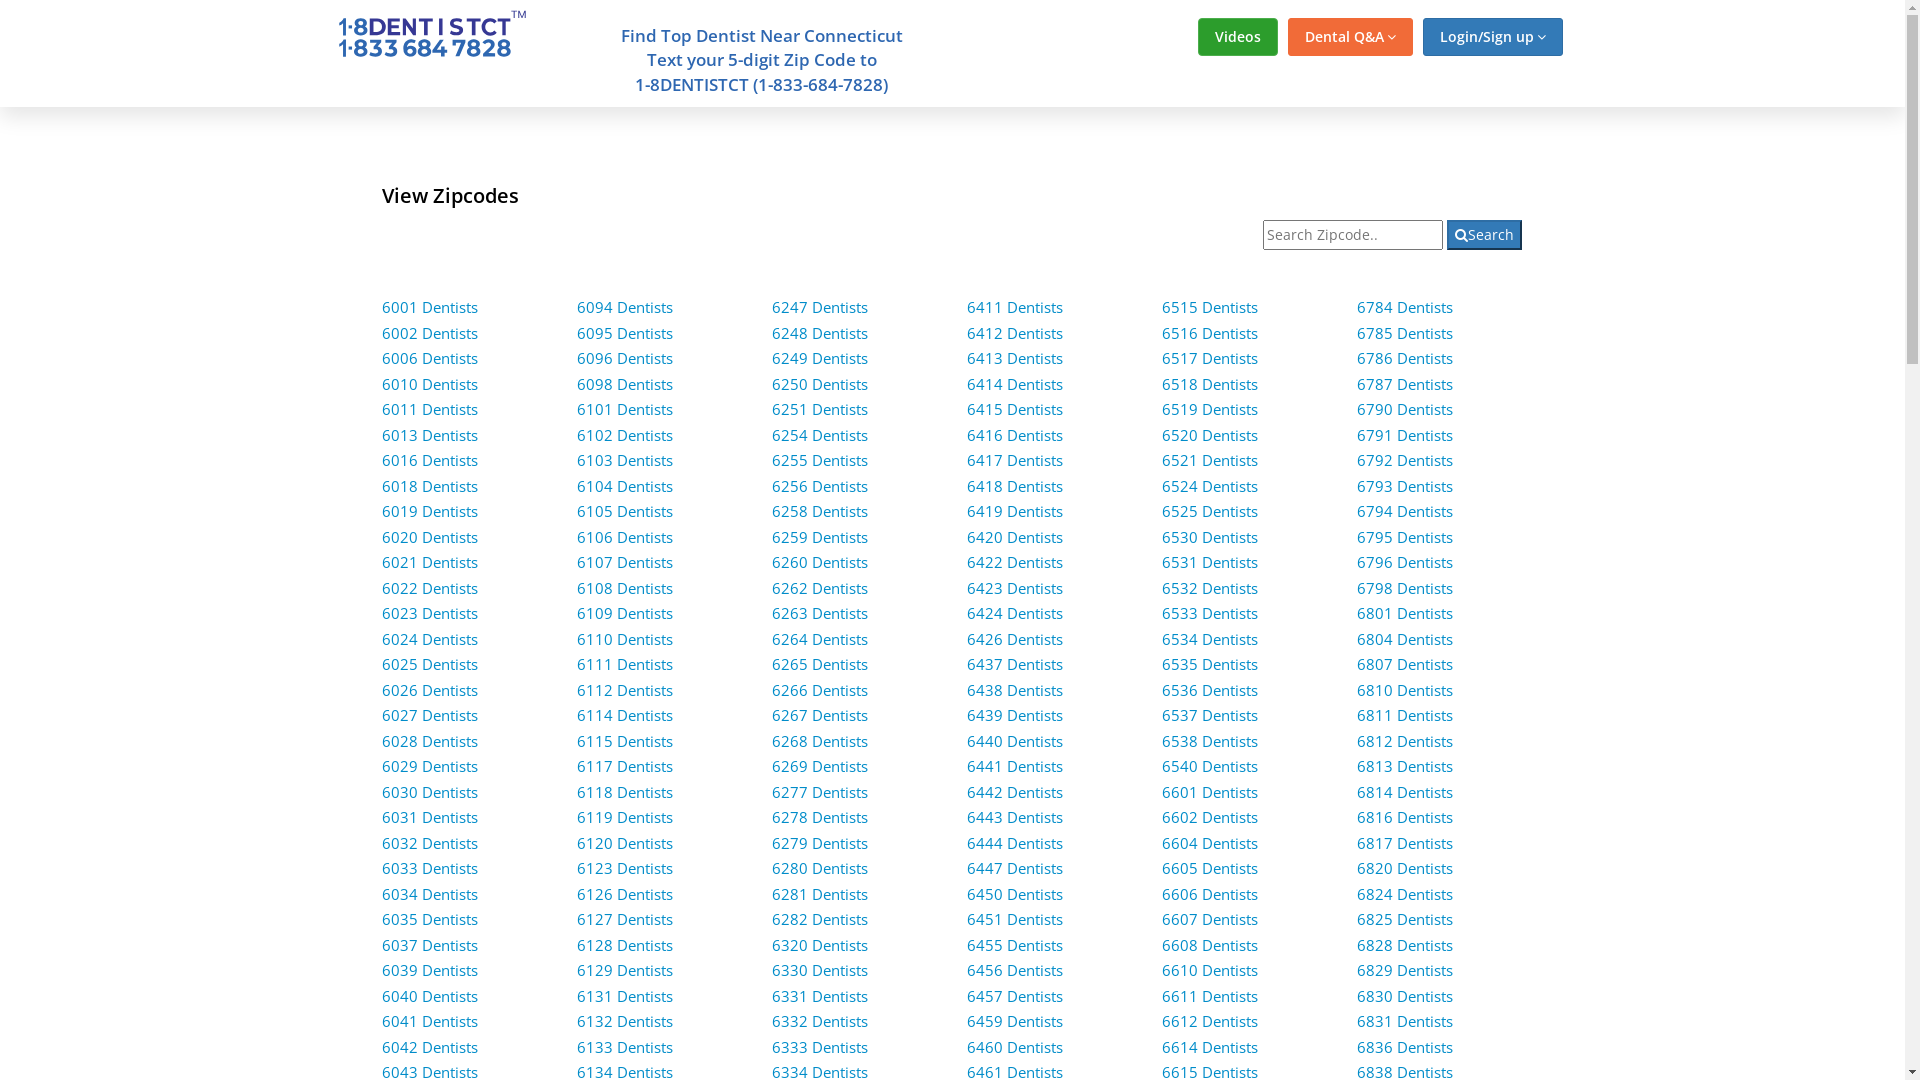 The width and height of the screenshot is (1920, 1080). What do you see at coordinates (1208, 509) in the screenshot?
I see `'6525 Dentists'` at bounding box center [1208, 509].